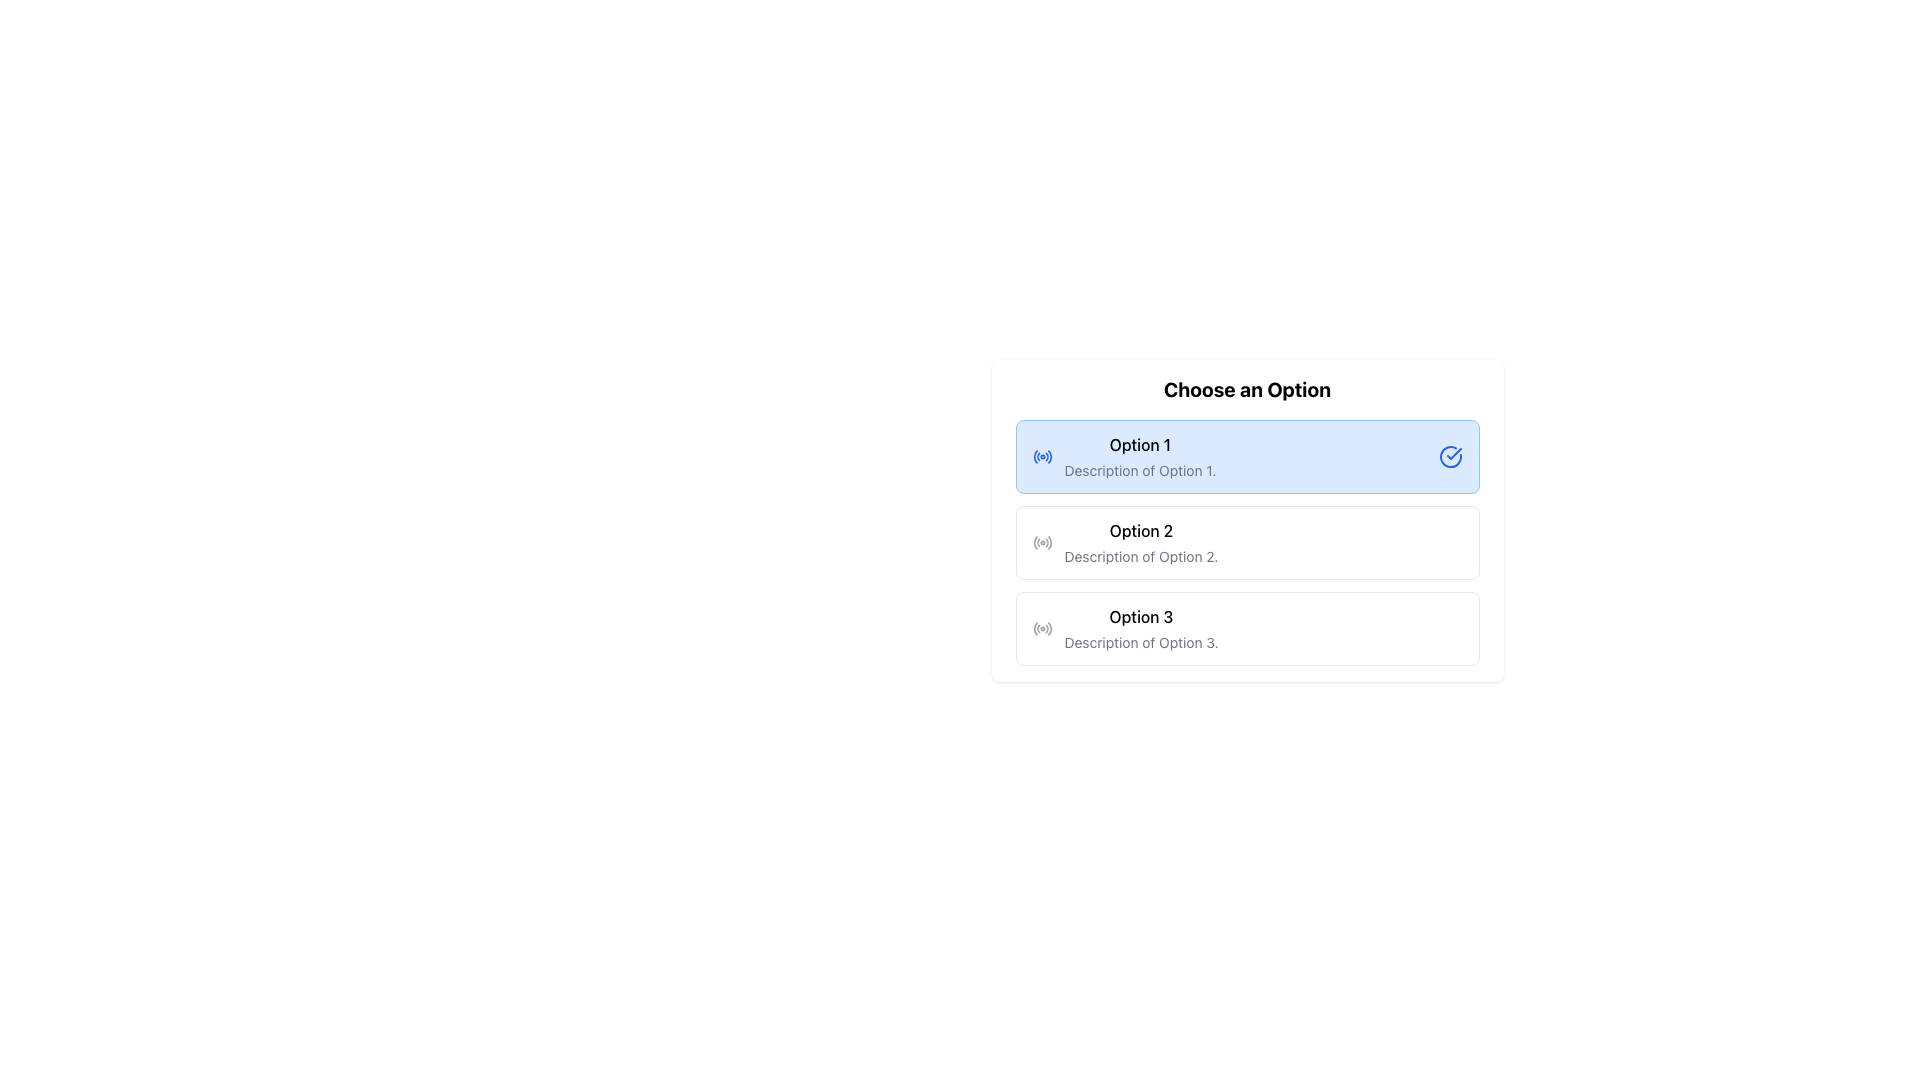  I want to click on the icon indicating the selectable state of 'Option 2', which is located to the left of the text 'Option 2' in the option selection list, so click(1041, 543).